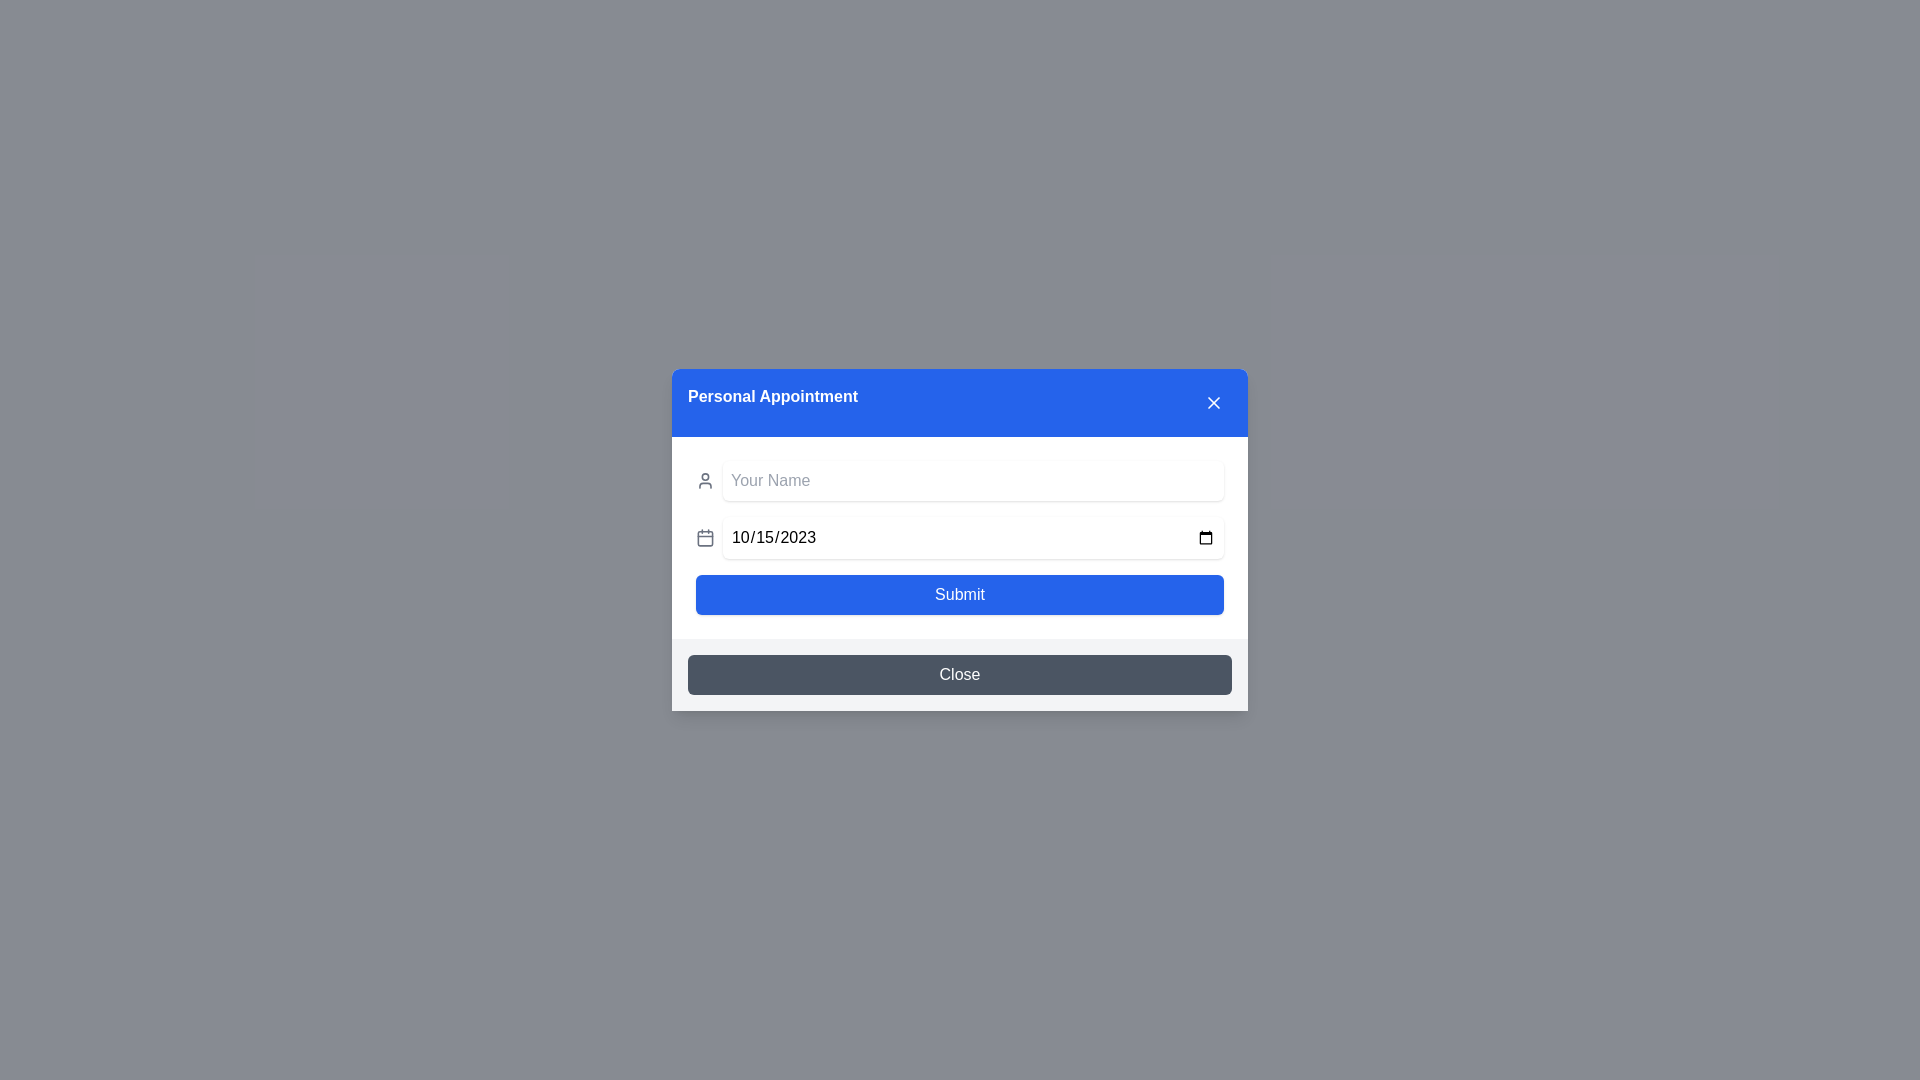  Describe the element at coordinates (705, 536) in the screenshot. I see `the decorative icon indicating the date input field, which is the first item in the horizontal group of form components` at that location.